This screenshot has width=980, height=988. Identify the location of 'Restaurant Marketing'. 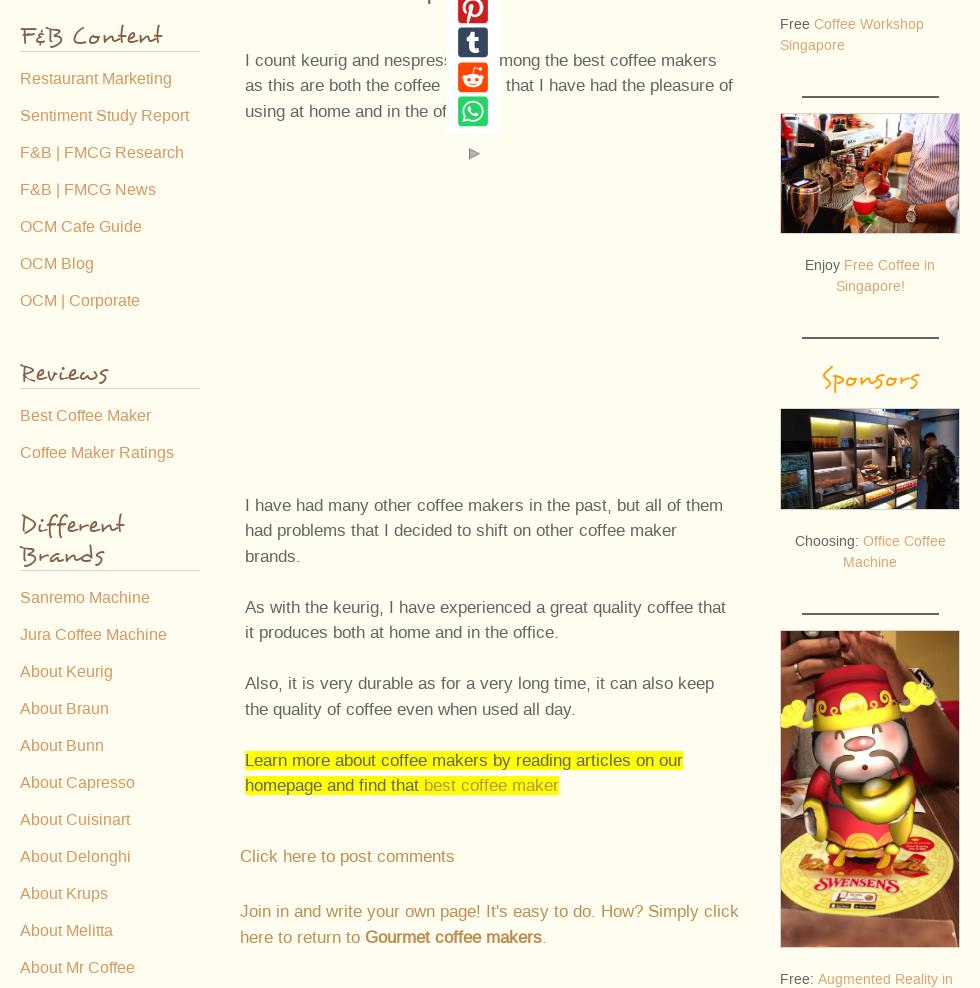
(96, 79).